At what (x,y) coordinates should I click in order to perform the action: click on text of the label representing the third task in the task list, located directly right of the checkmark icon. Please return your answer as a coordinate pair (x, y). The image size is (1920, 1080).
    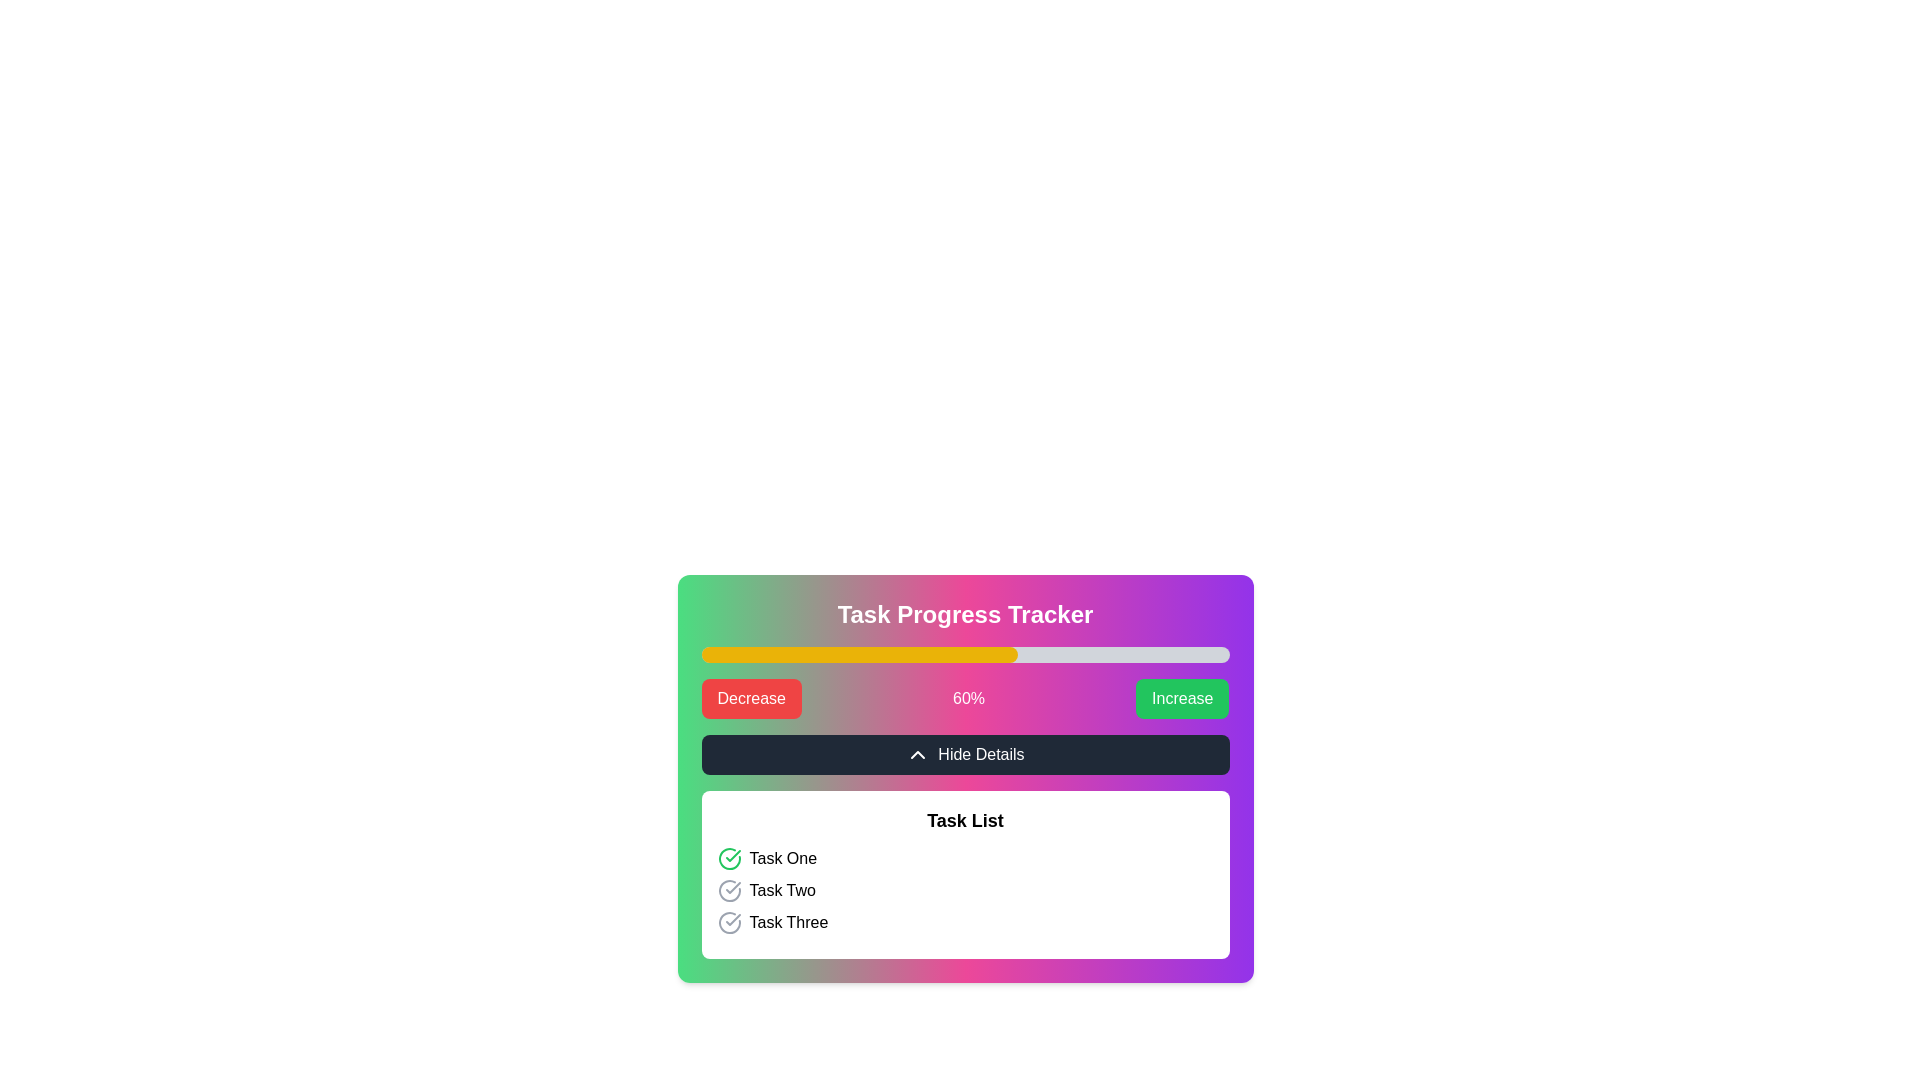
    Looking at the image, I should click on (787, 922).